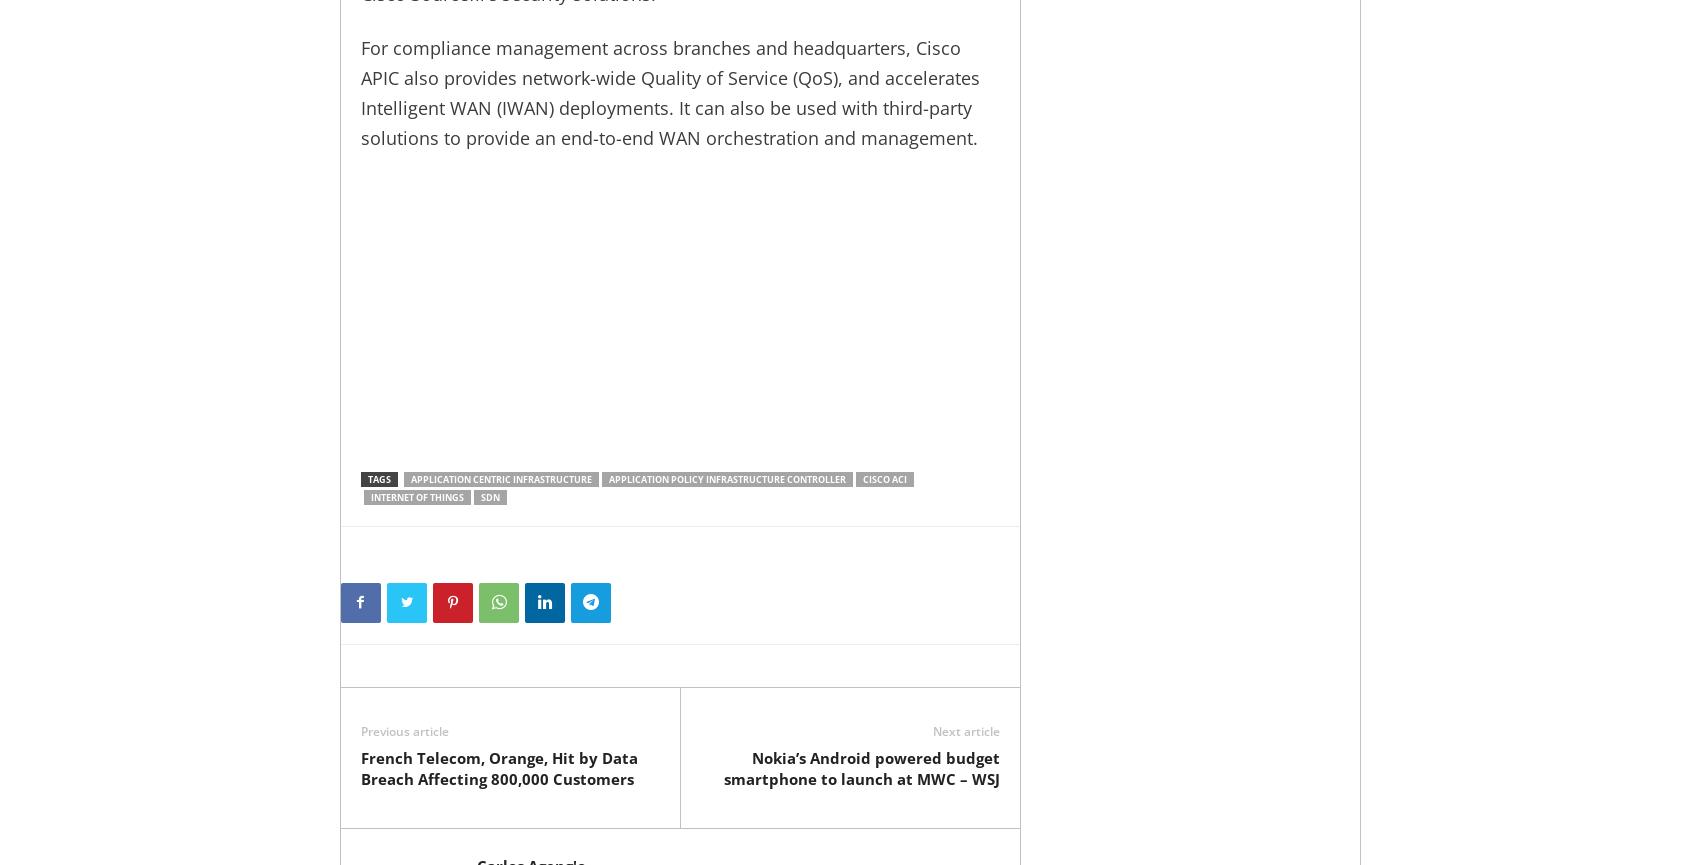 Image resolution: width=1700 pixels, height=865 pixels. Describe the element at coordinates (669, 92) in the screenshot. I see `'For compliance management across branches and headquarters, Cisco APIC also provides network-wide Quality of Service (QoS), and accelerates Intelligent WAN (IWAN) deployments. It can also be used with third-party solutions to provide an end-to-end WAN orchestration and management.'` at that location.